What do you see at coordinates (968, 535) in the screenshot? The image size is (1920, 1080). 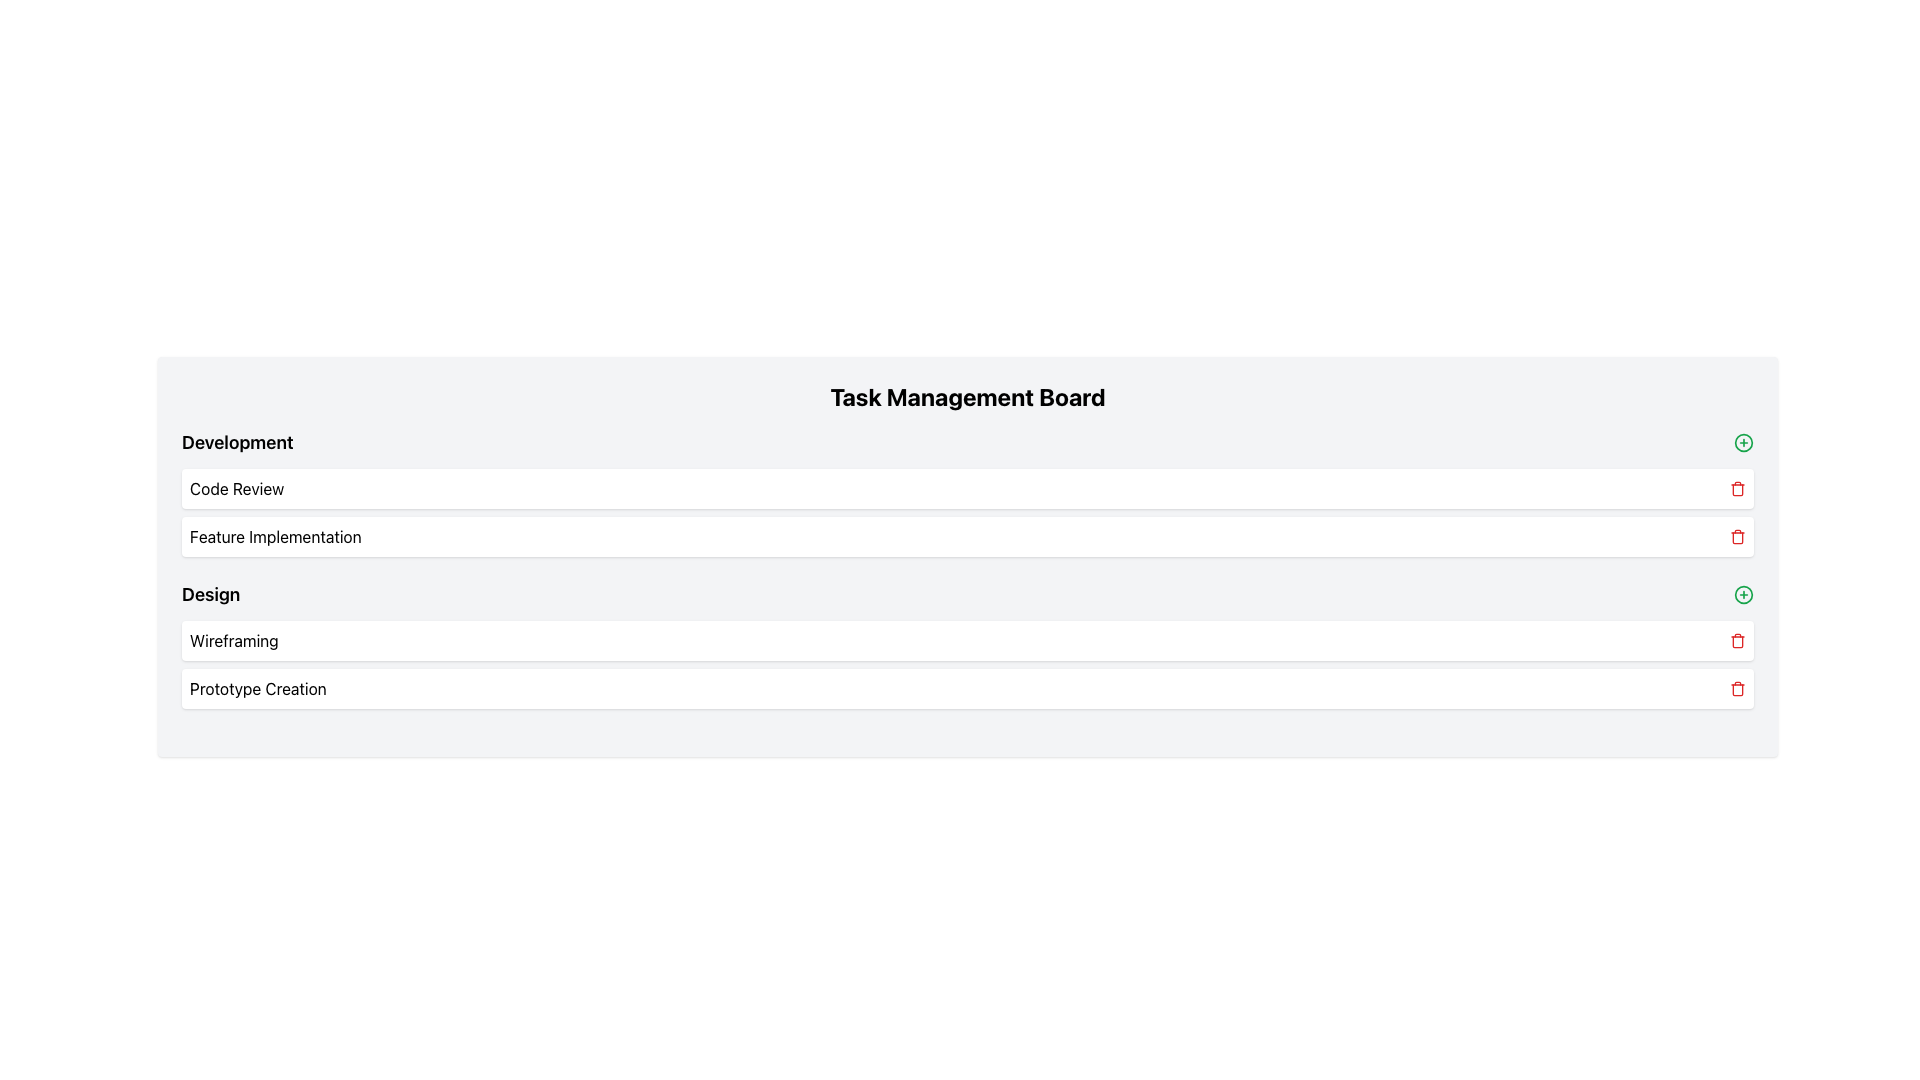 I see `the second list item labeled 'Feature Implementation' in the 'Development' section` at bounding box center [968, 535].